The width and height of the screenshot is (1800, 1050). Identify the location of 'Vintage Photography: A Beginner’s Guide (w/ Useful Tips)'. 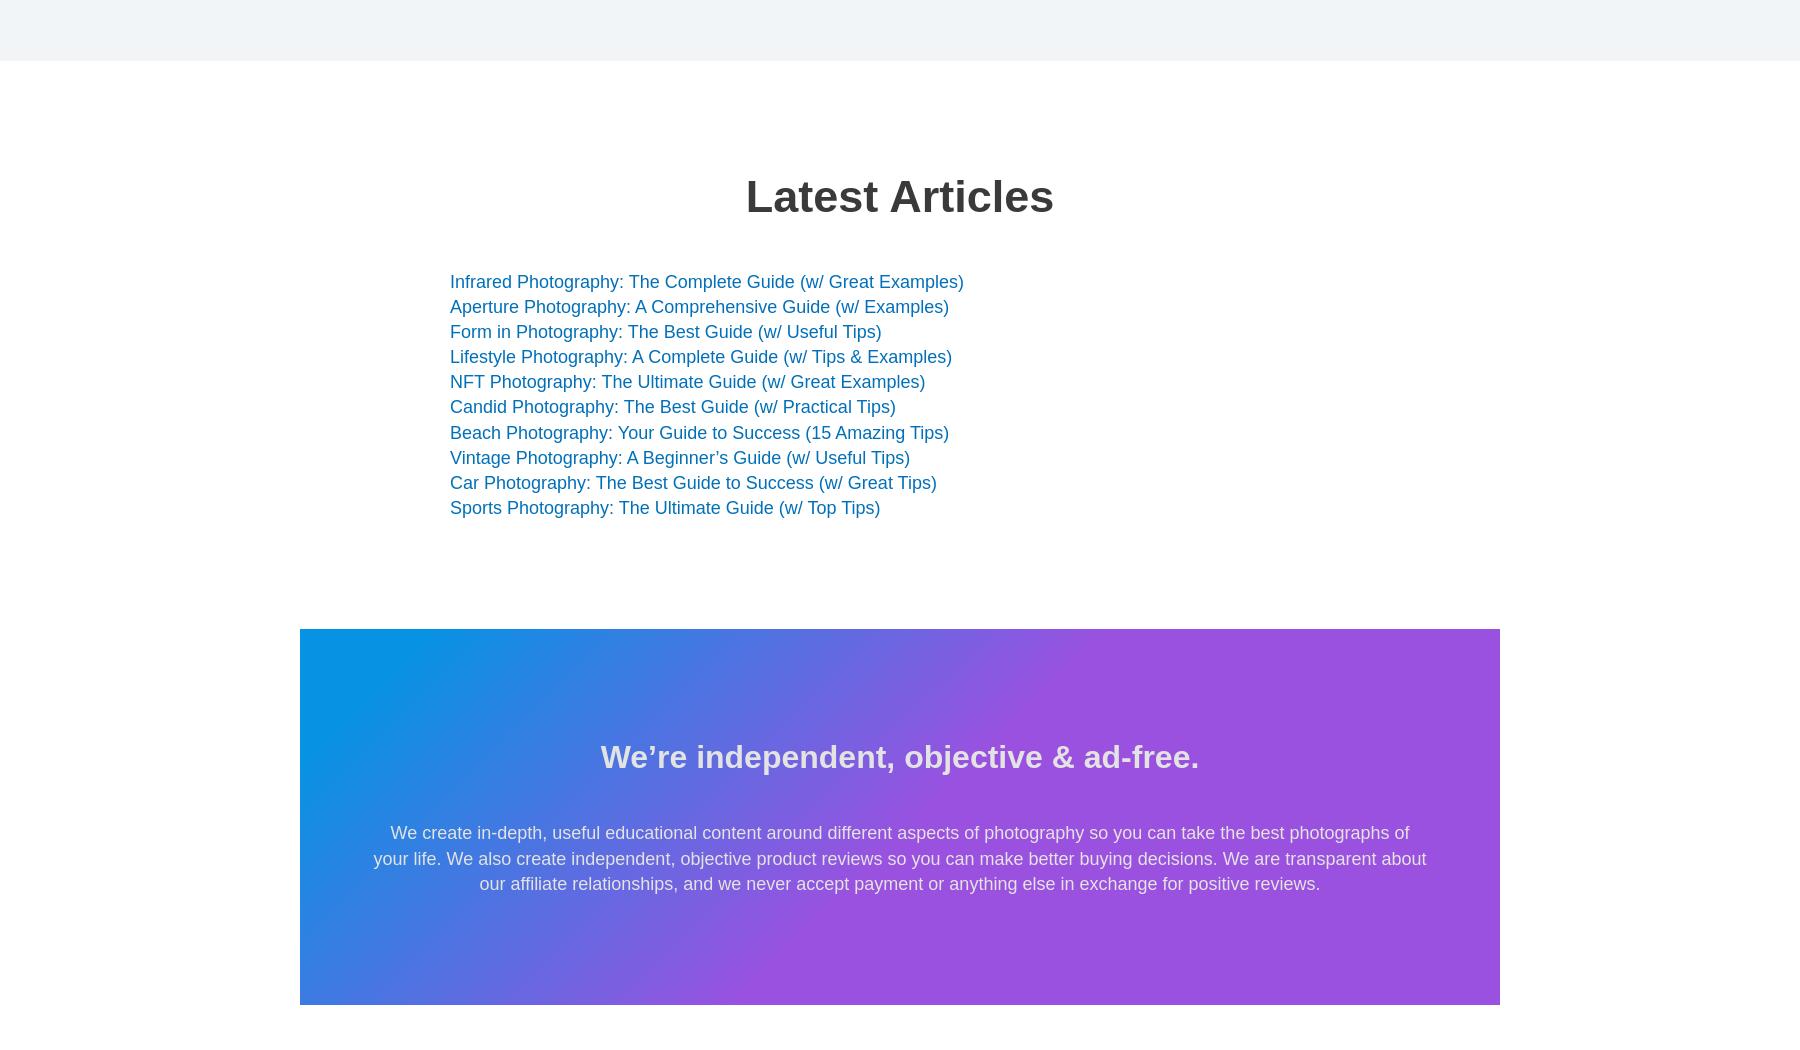
(679, 456).